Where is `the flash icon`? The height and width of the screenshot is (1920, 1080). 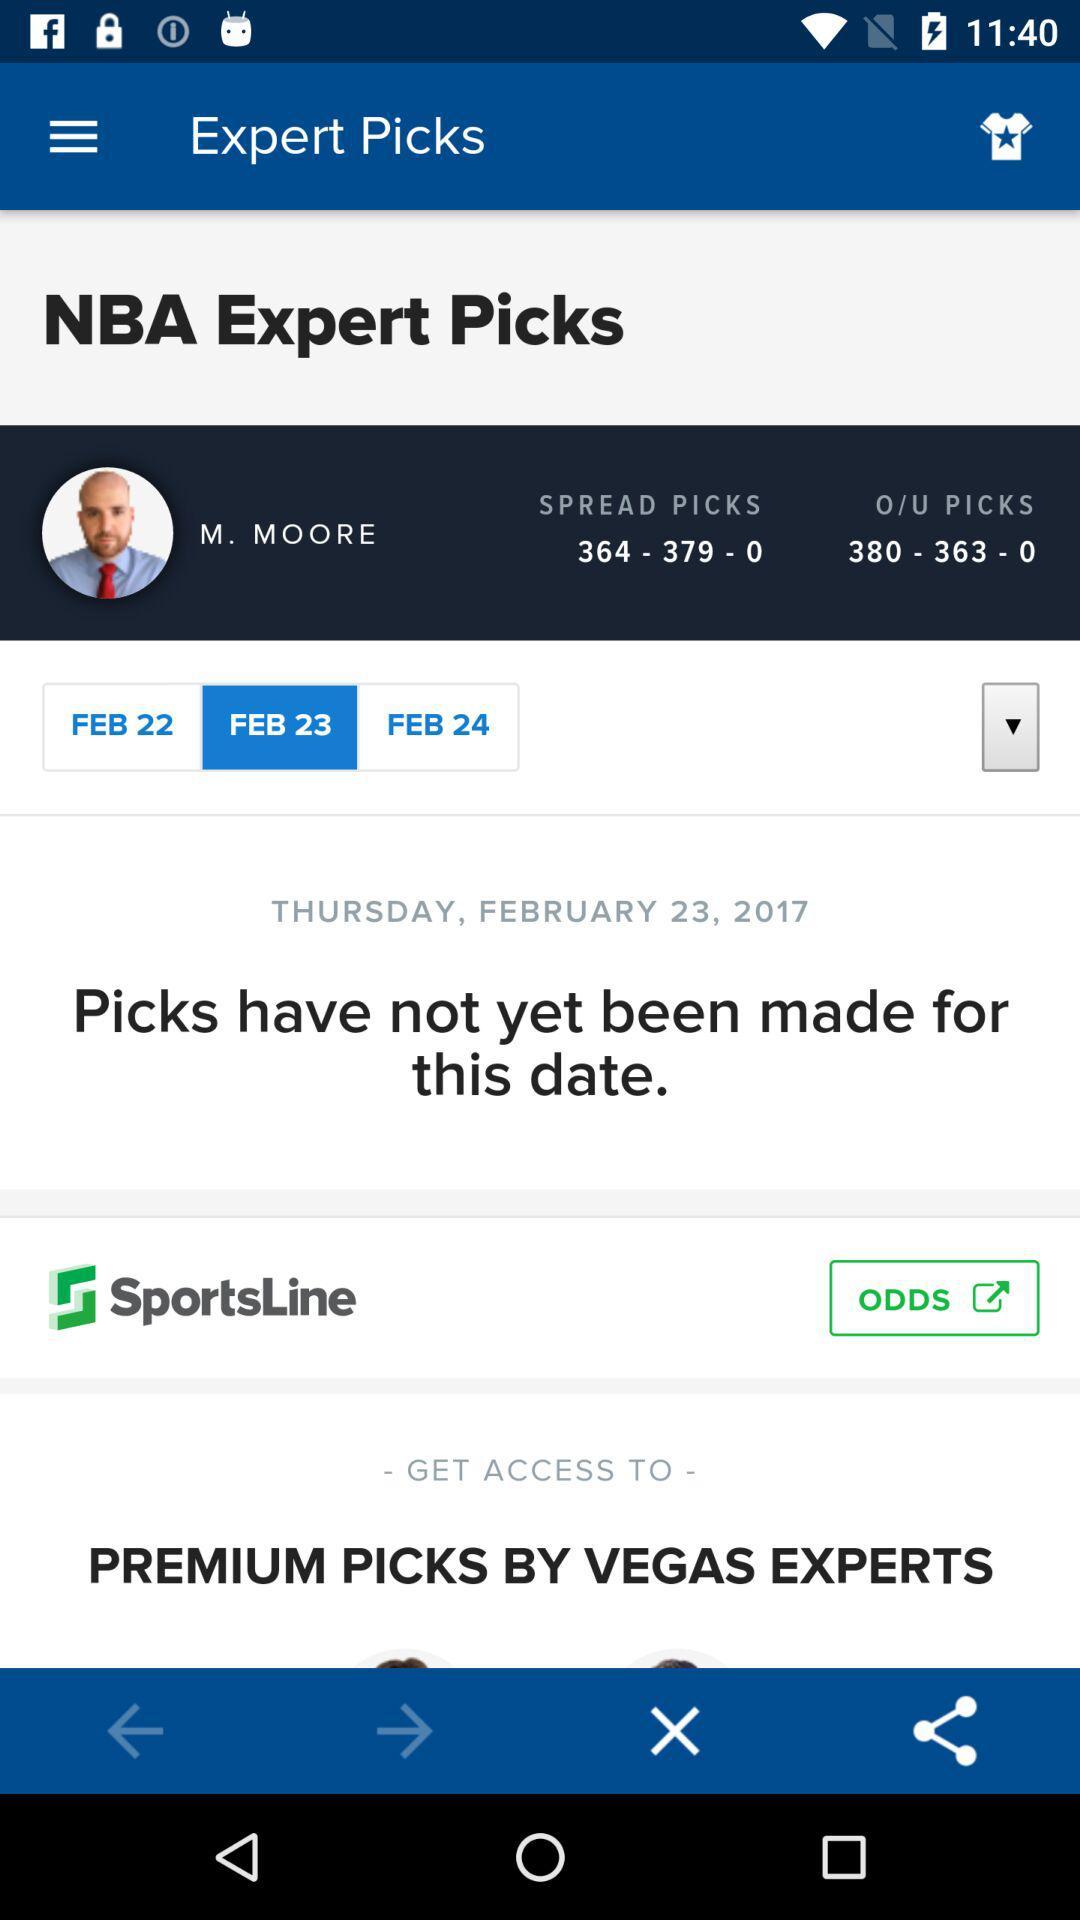 the flash icon is located at coordinates (675, 1730).